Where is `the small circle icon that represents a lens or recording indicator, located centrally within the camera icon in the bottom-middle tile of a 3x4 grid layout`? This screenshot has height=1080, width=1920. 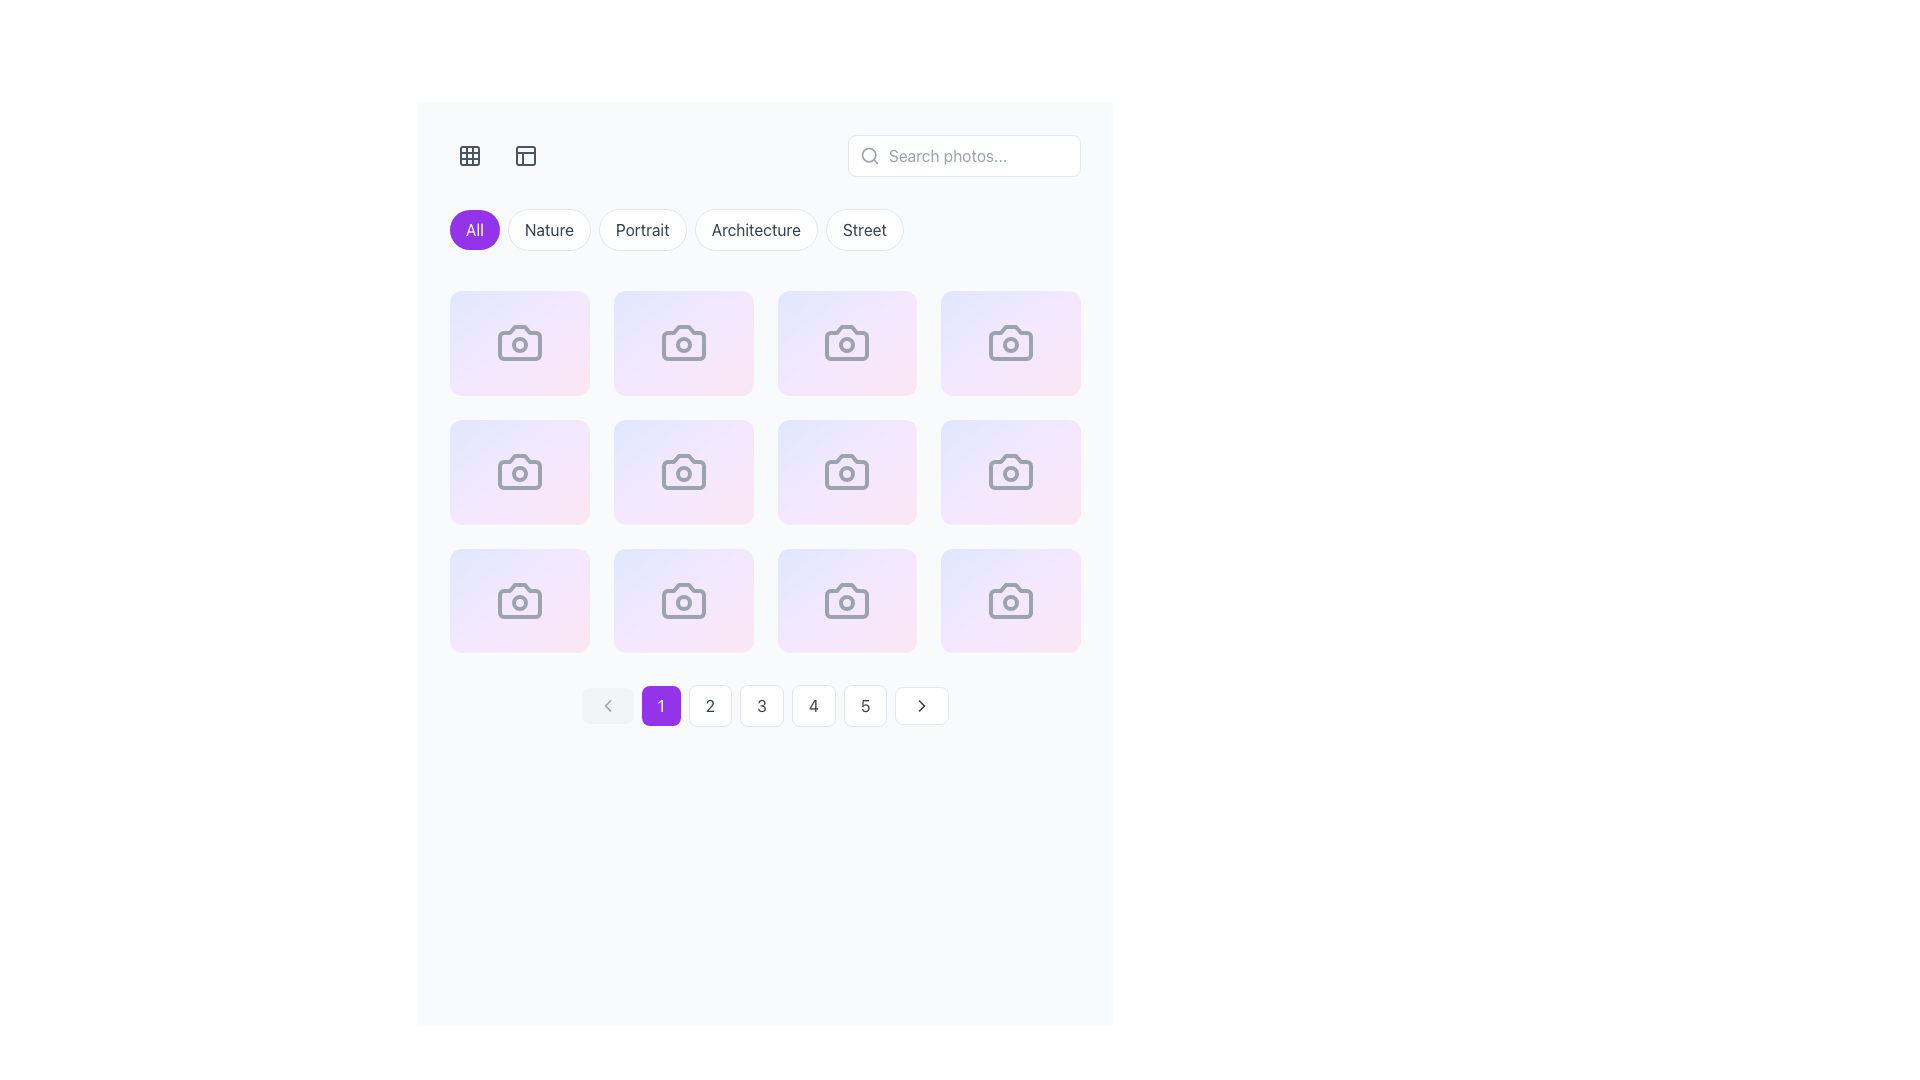 the small circle icon that represents a lens or recording indicator, located centrally within the camera icon in the bottom-middle tile of a 3x4 grid layout is located at coordinates (847, 602).